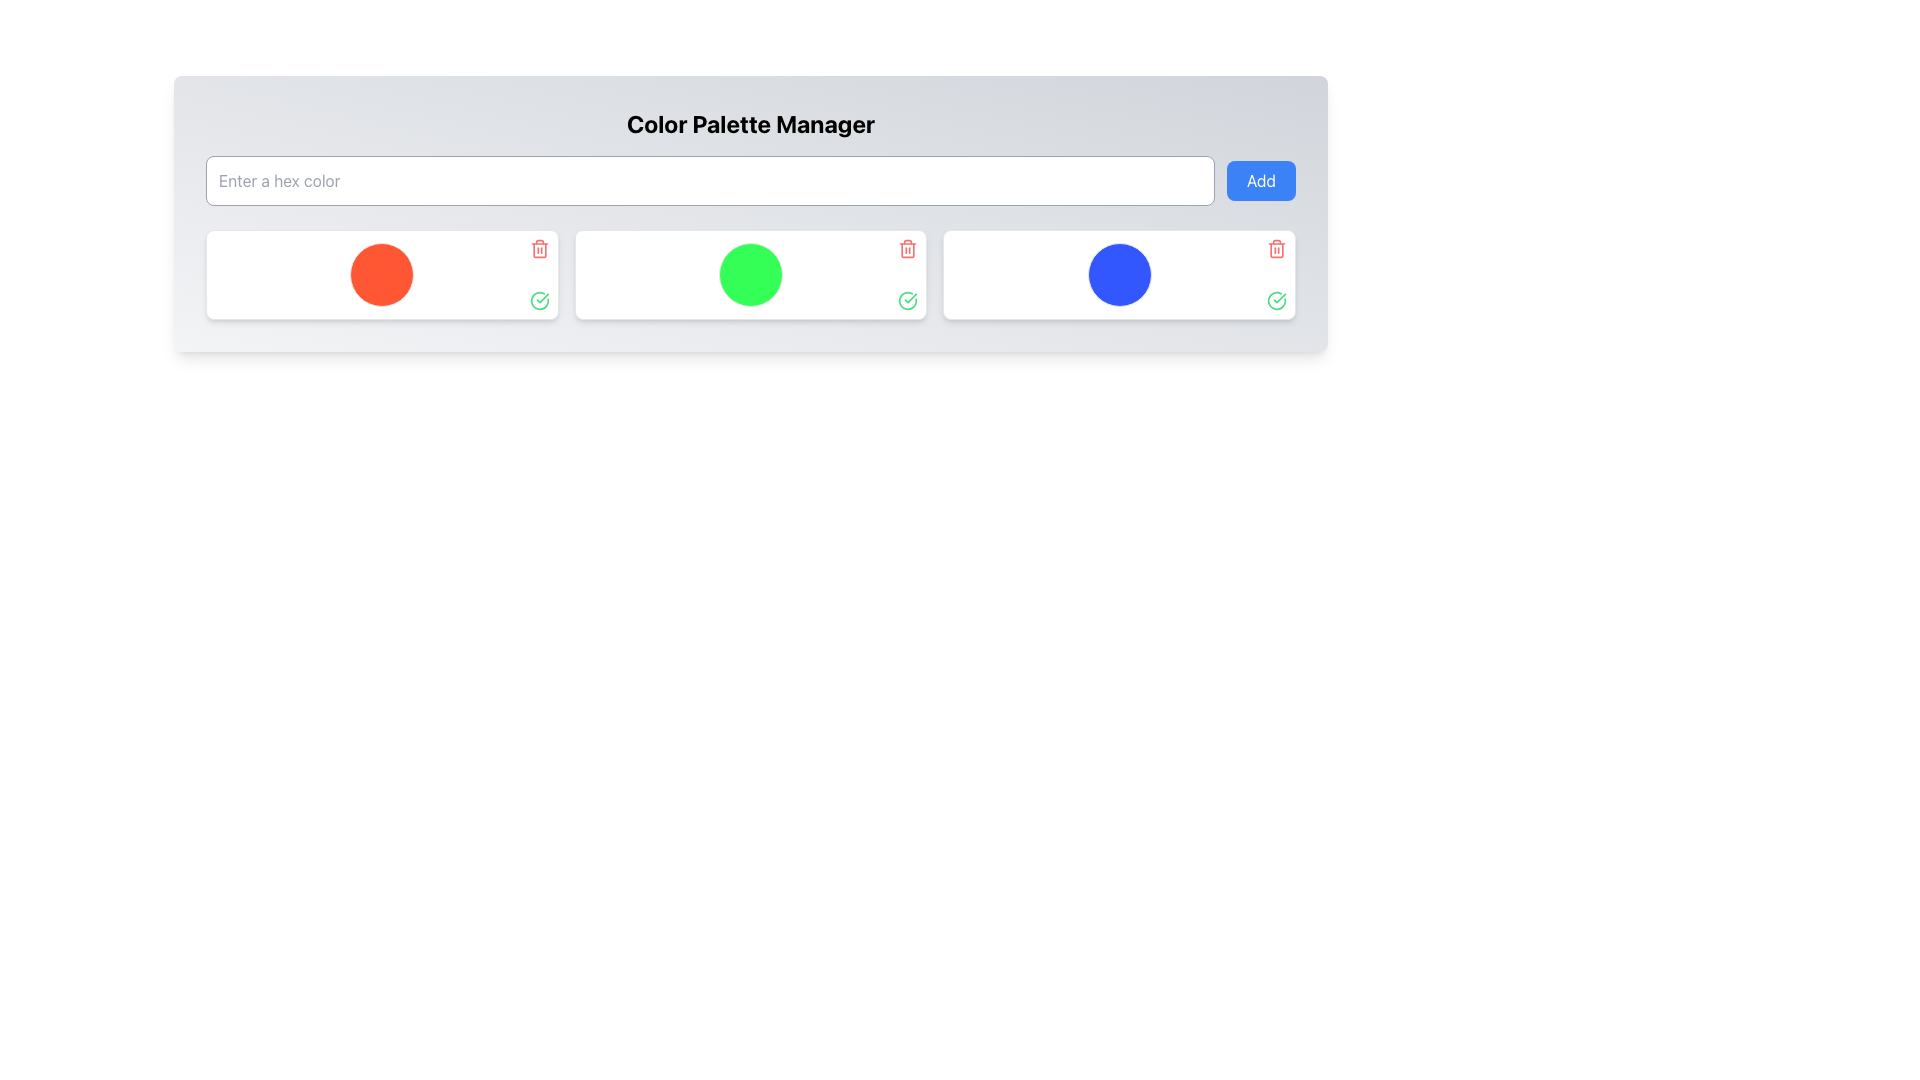 The image size is (1920, 1080). I want to click on the green checkmark icon within a circular border located at the bottom-right corner of the middle color card in a horizontal row of three cards, so click(907, 300).